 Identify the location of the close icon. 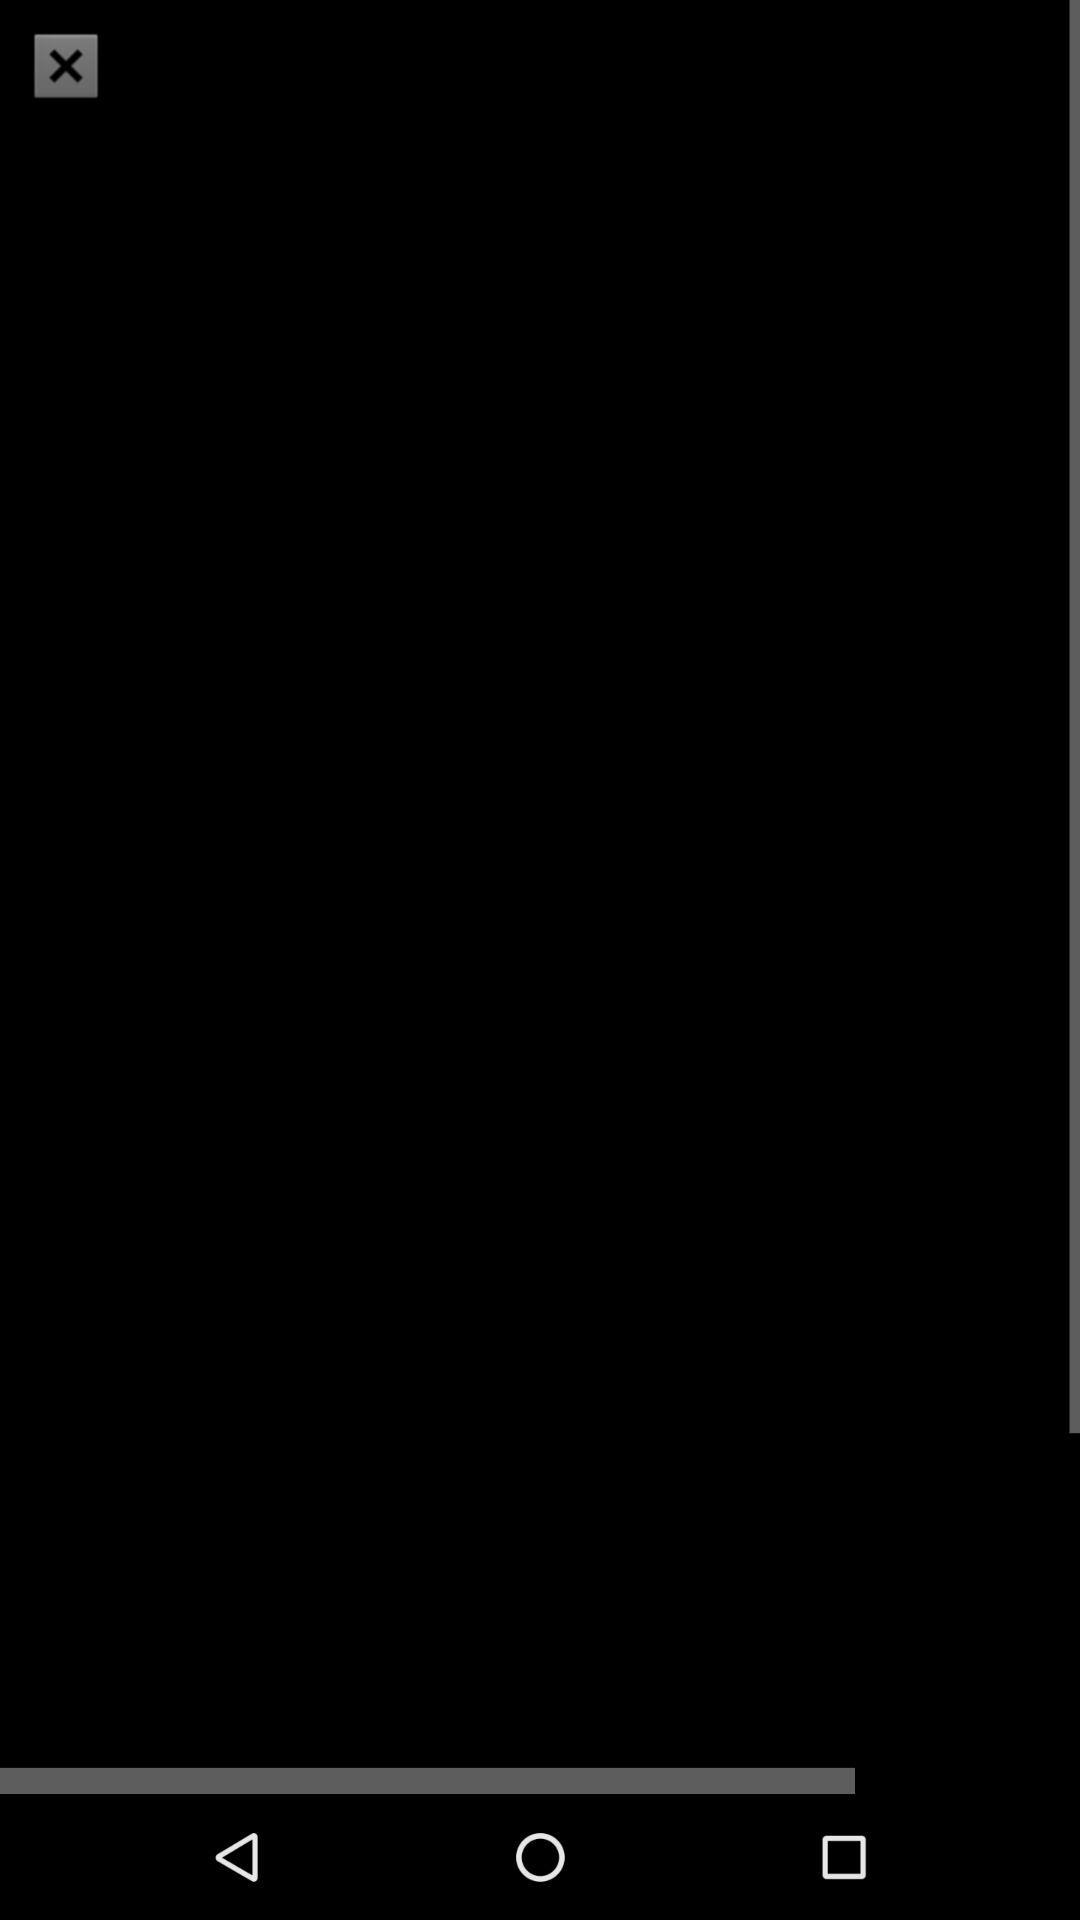
(64, 70).